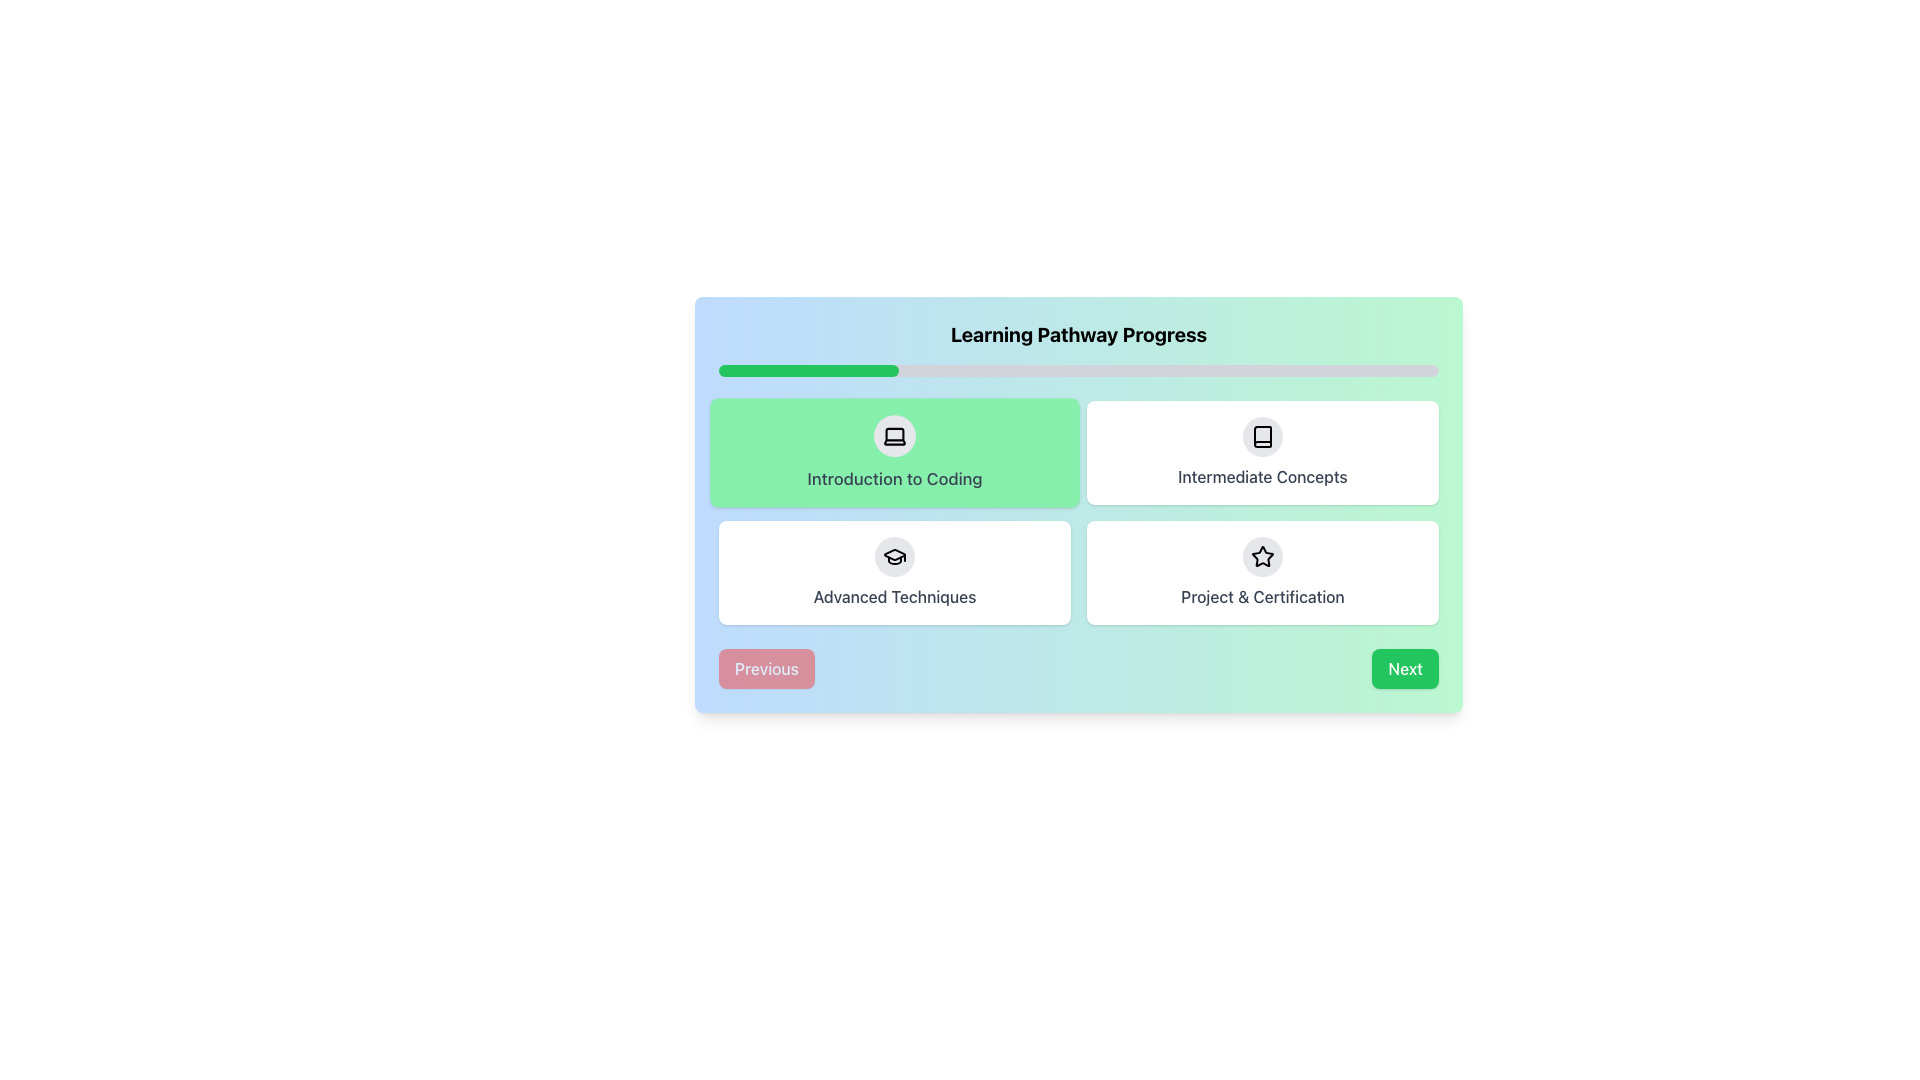  What do you see at coordinates (761, 370) in the screenshot?
I see `progress` at bounding box center [761, 370].